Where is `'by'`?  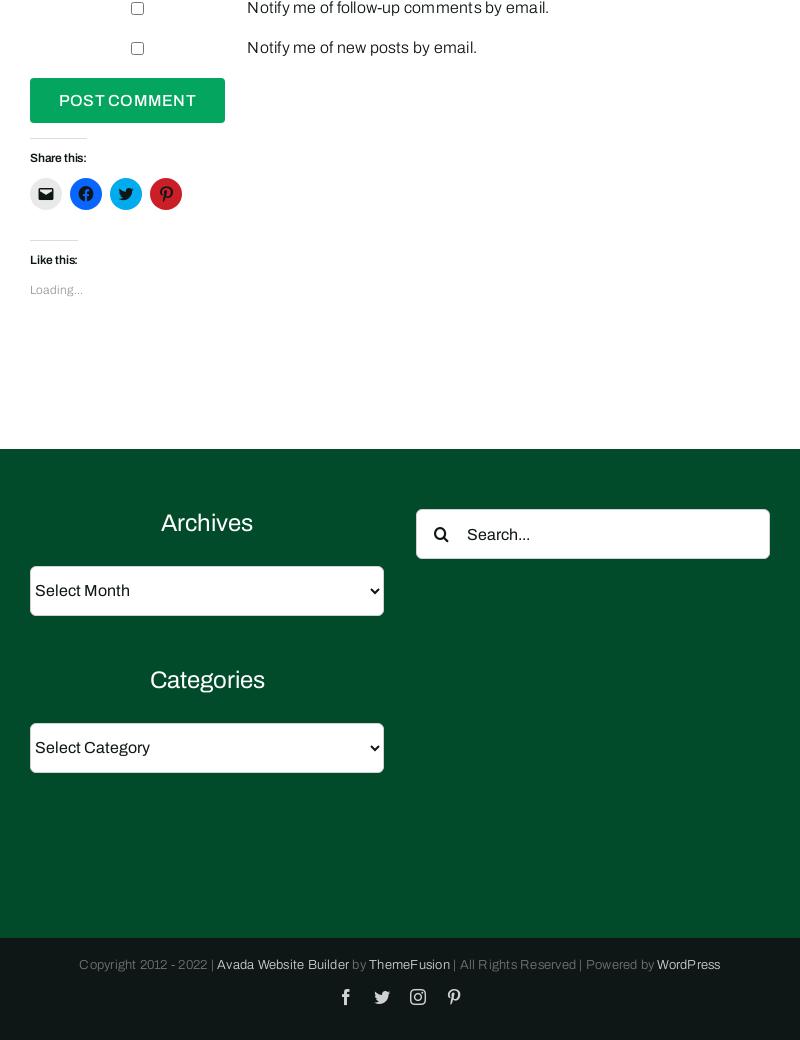 'by' is located at coordinates (358, 963).